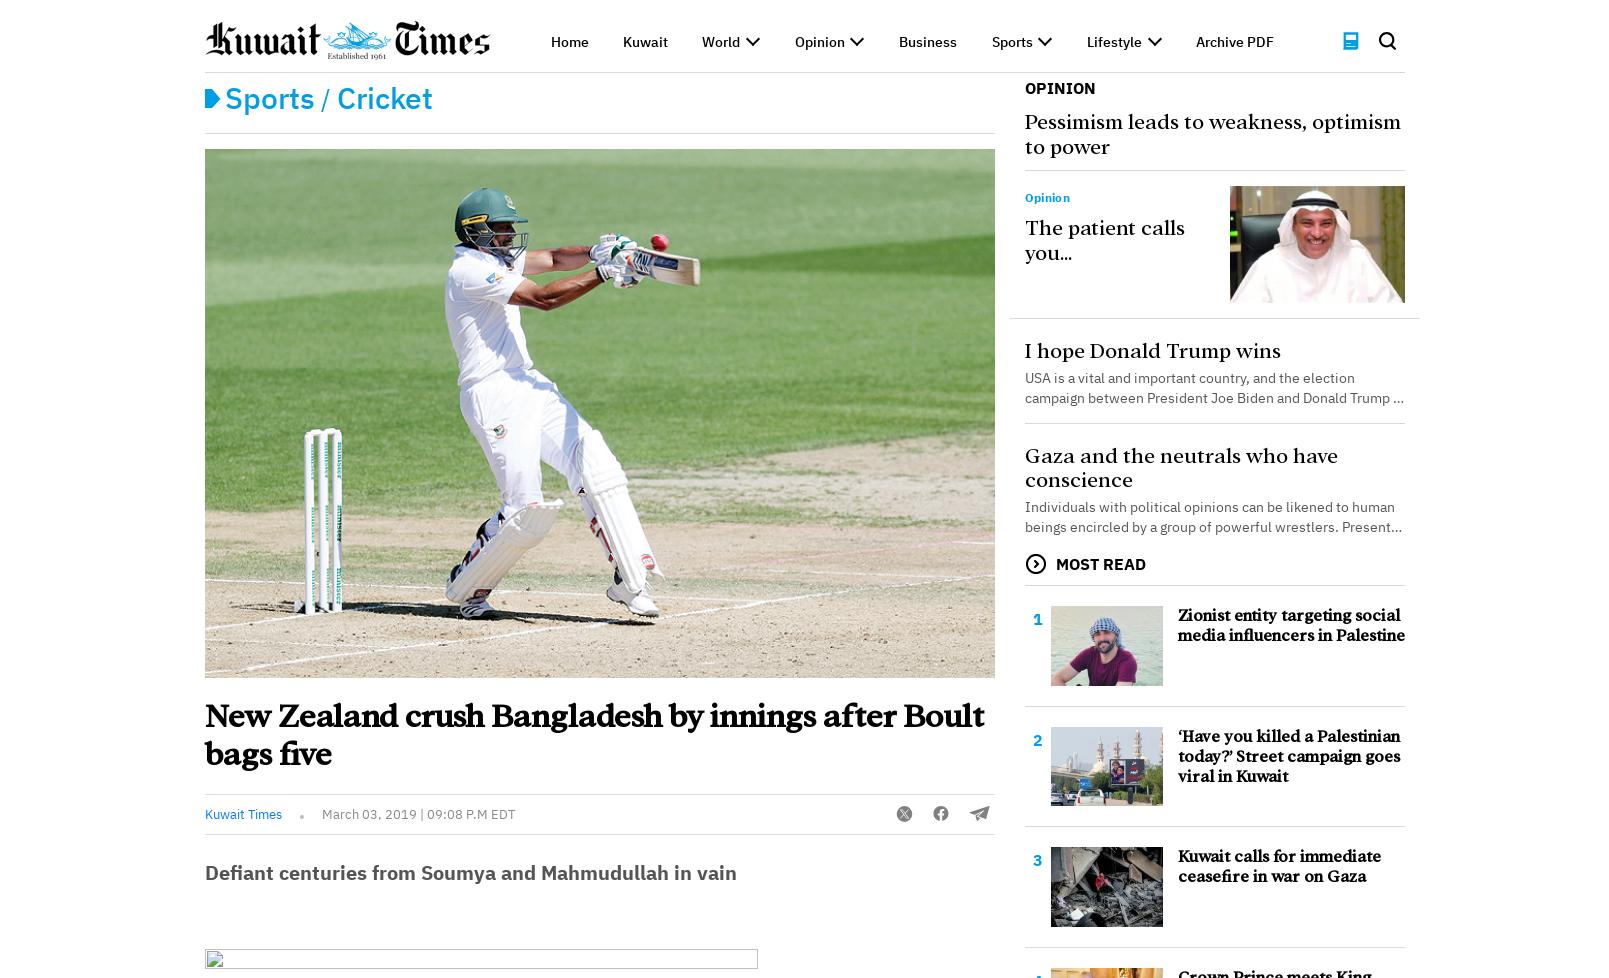 The height and width of the screenshot is (978, 1609). What do you see at coordinates (242, 813) in the screenshot?
I see `'Kuwait Times'` at bounding box center [242, 813].